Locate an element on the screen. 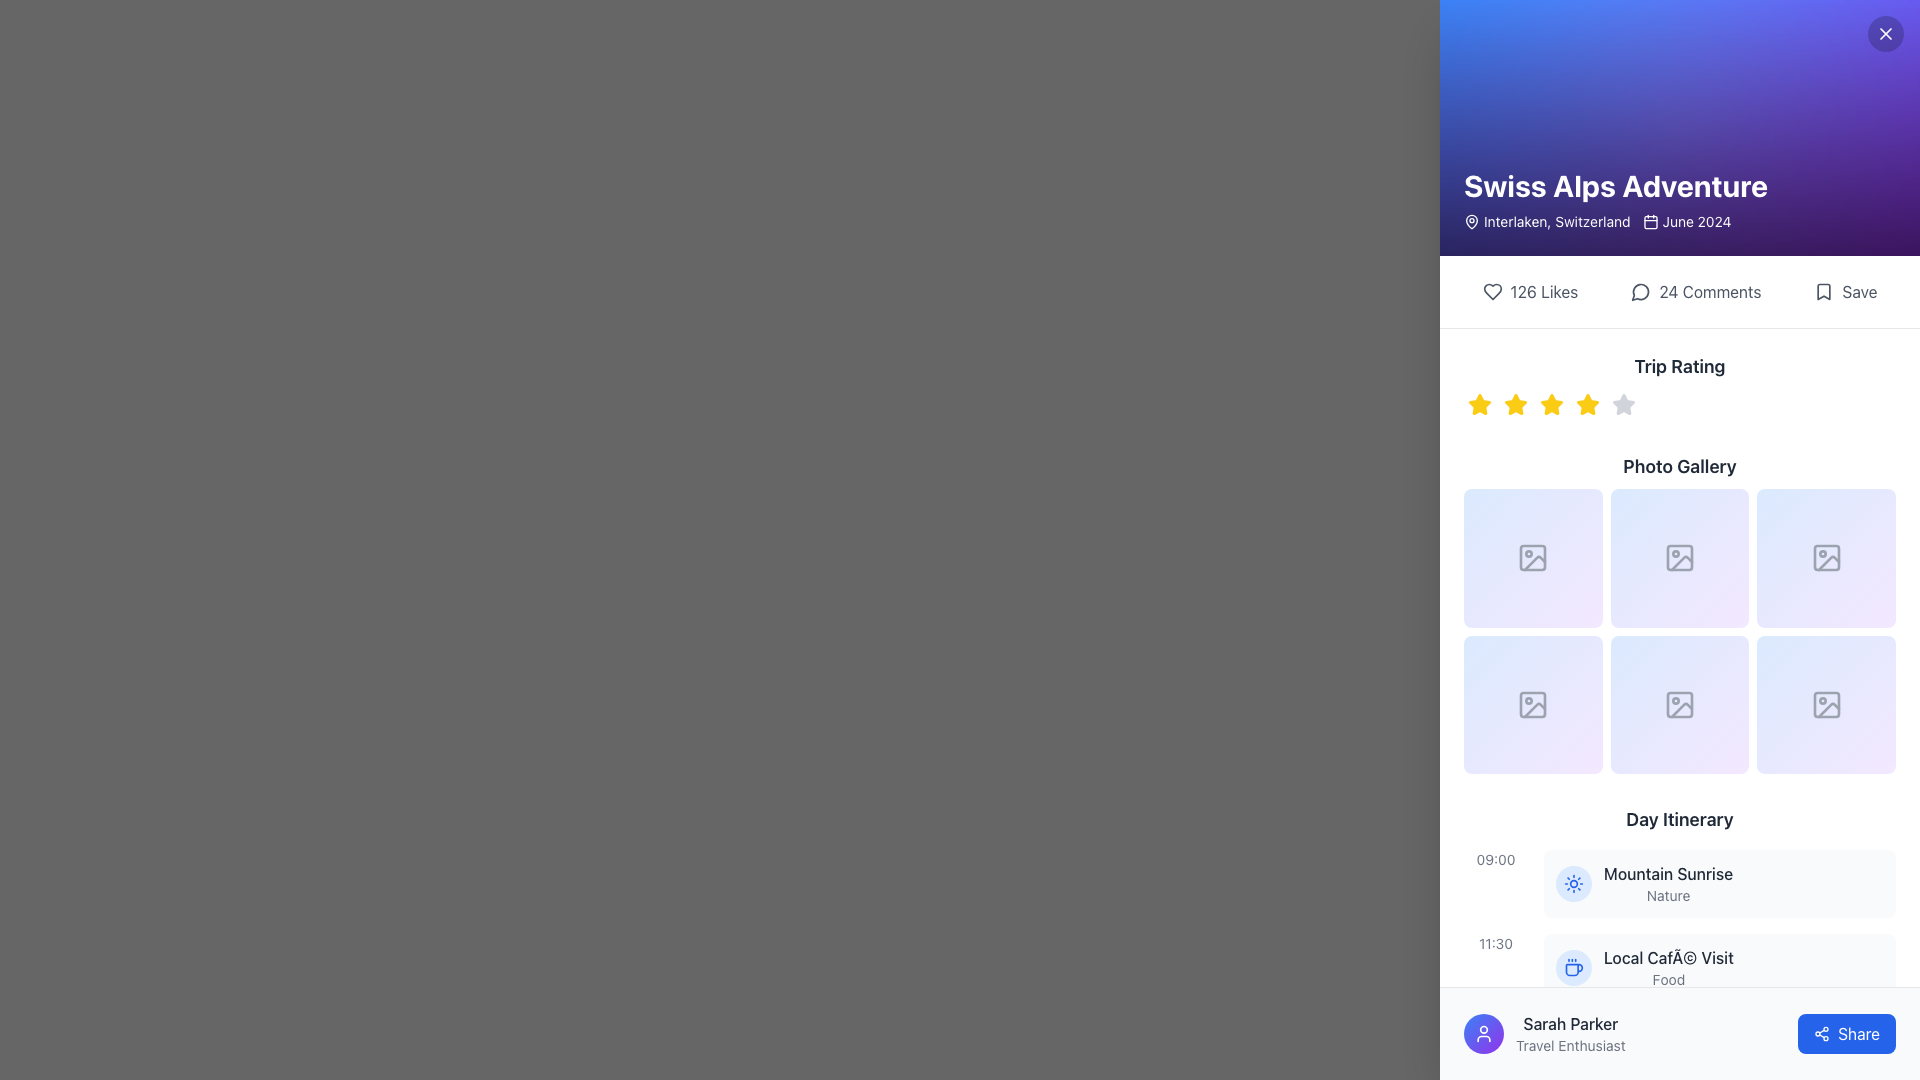 The image size is (1920, 1080). the third star icon button is located at coordinates (1550, 405).